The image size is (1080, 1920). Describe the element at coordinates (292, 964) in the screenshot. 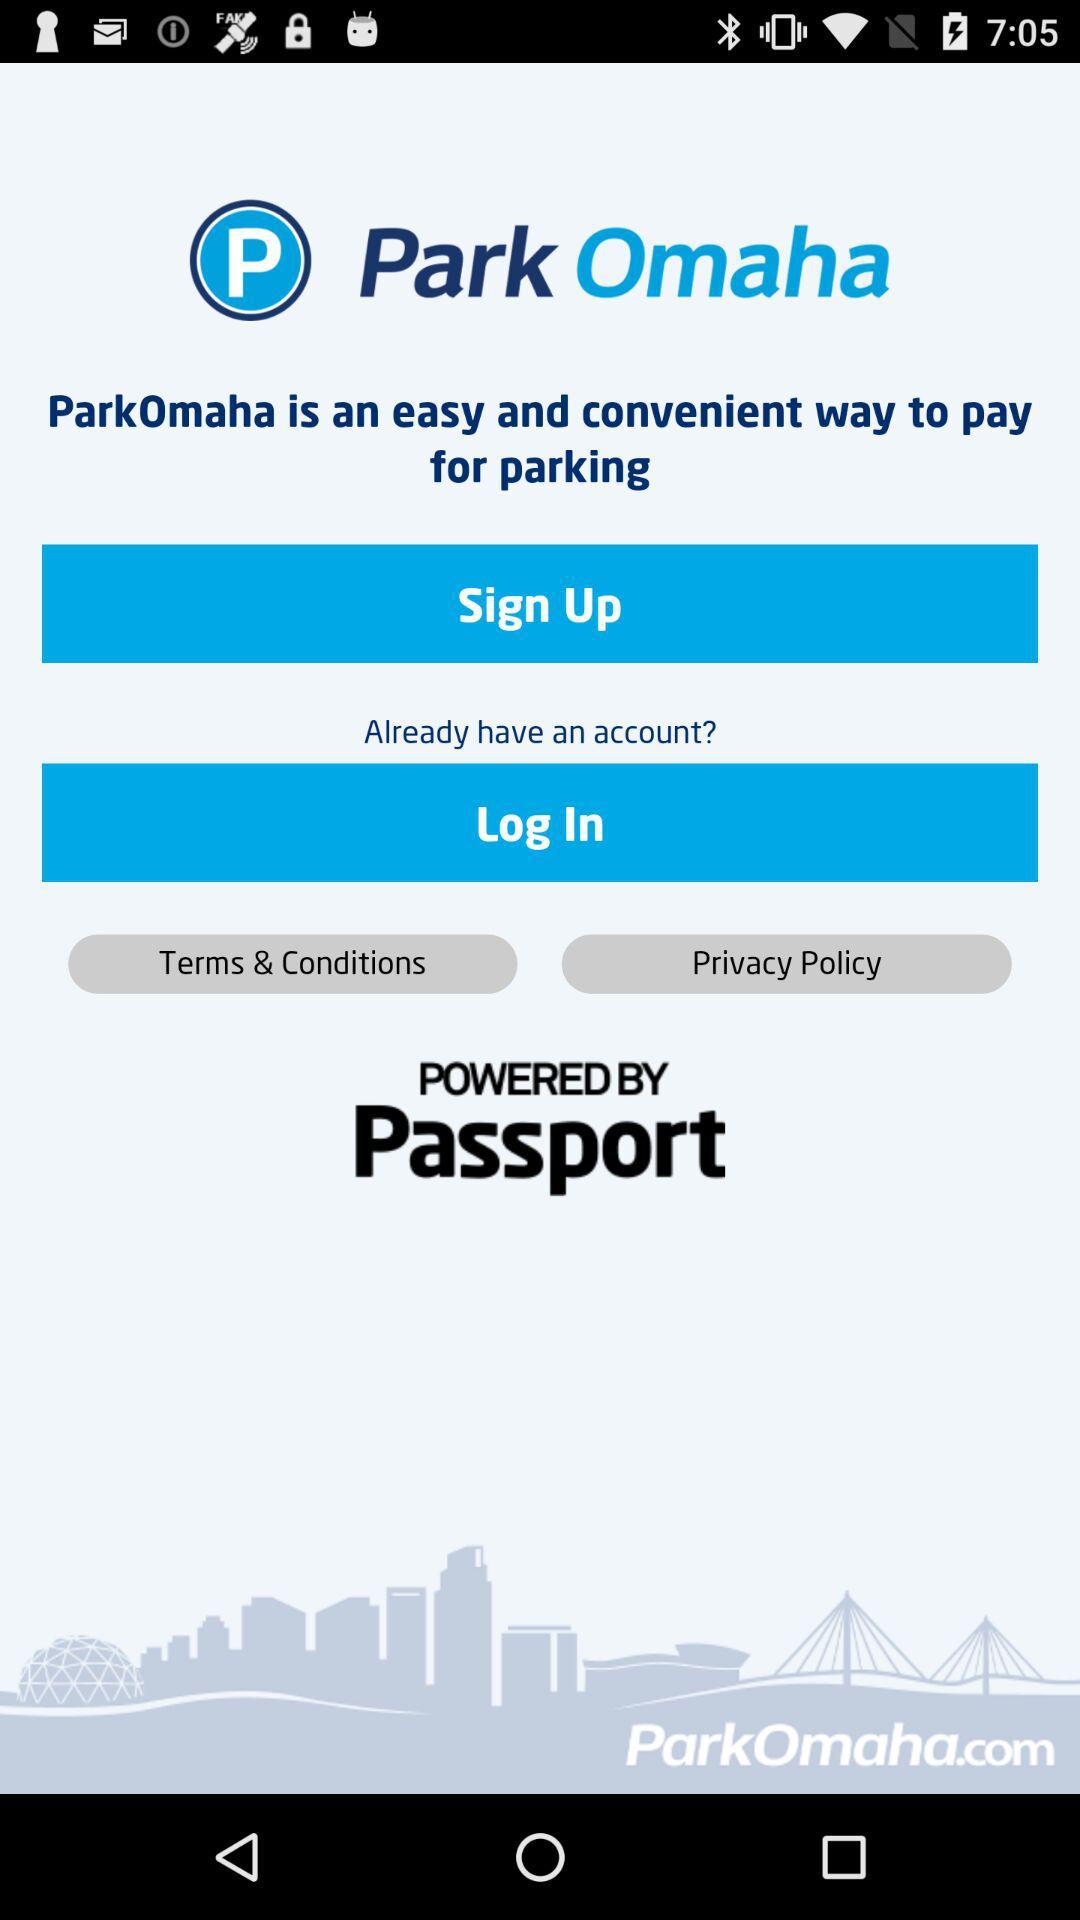

I see `button below log in` at that location.